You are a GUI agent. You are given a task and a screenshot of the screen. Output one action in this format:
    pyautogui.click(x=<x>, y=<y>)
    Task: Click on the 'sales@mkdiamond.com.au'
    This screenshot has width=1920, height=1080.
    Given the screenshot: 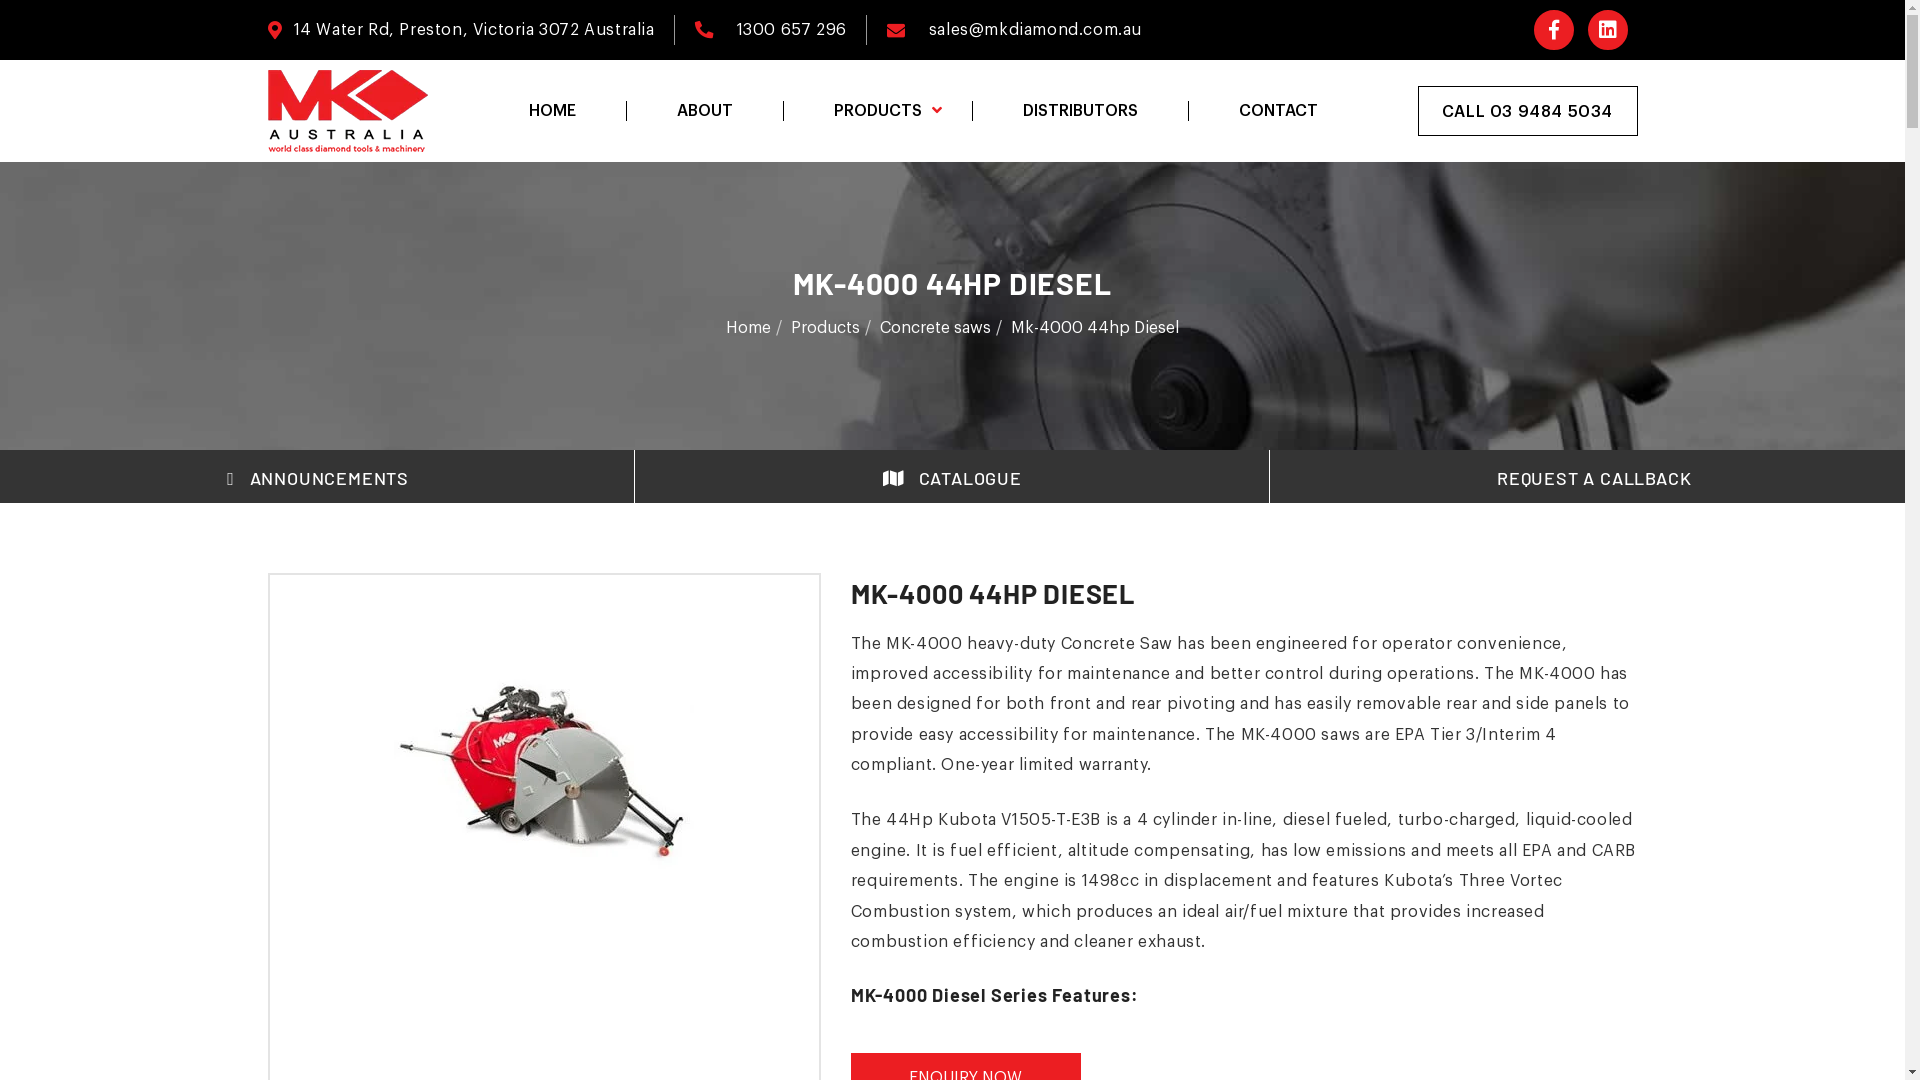 What is the action you would take?
    pyautogui.click(x=928, y=30)
    